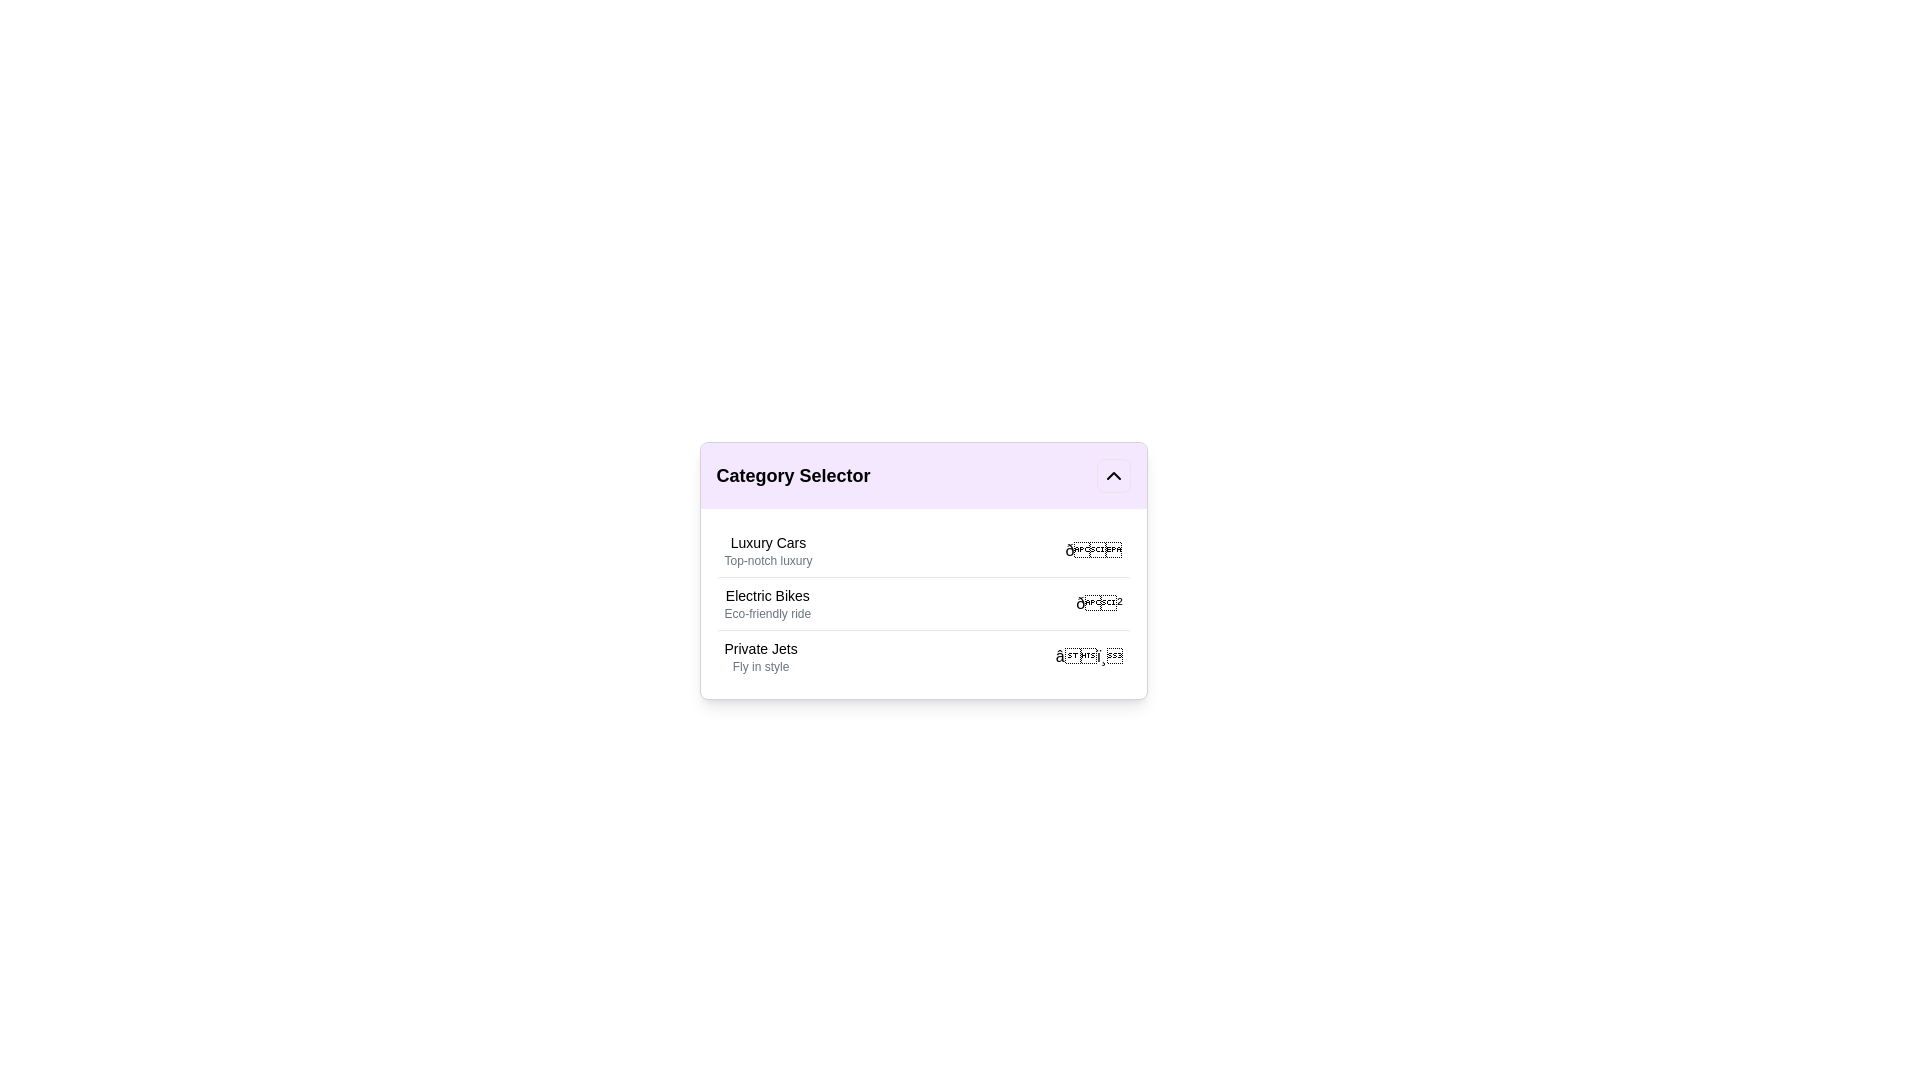 This screenshot has height=1080, width=1920. What do you see at coordinates (1088, 656) in the screenshot?
I see `the airplane emoji icon positioned to the far-right within the 'Private Jets' list item, serving as a decorative indicator` at bounding box center [1088, 656].